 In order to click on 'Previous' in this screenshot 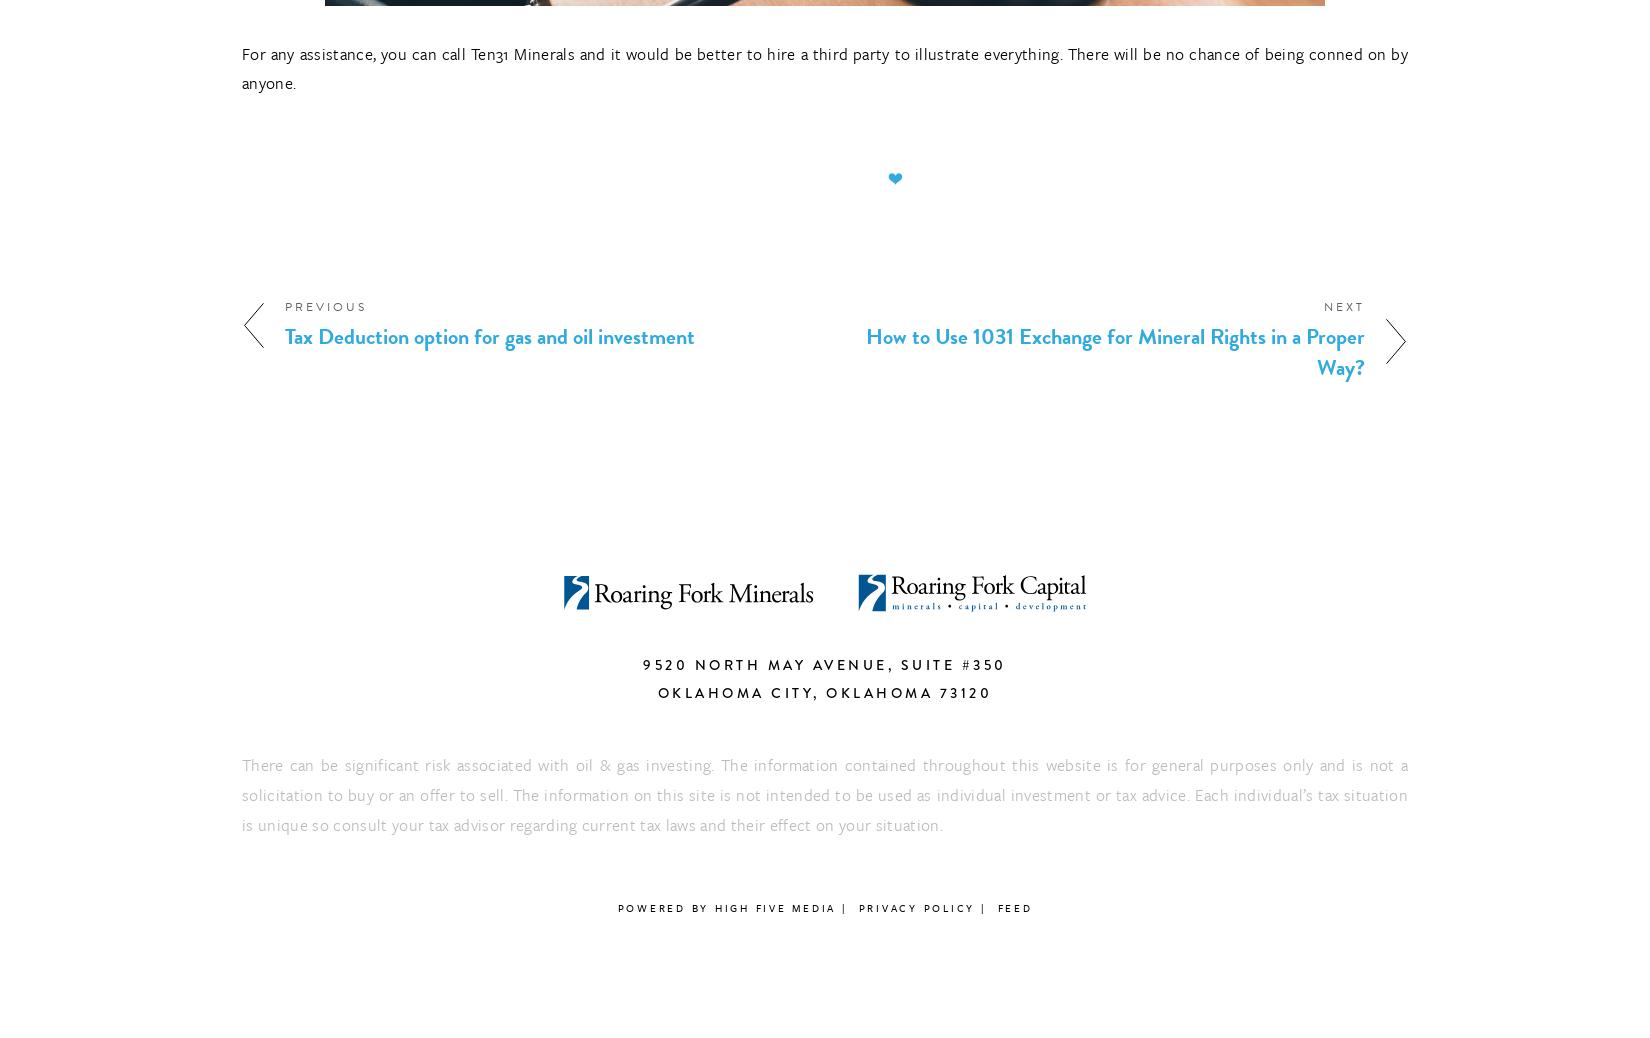, I will do `click(326, 306)`.